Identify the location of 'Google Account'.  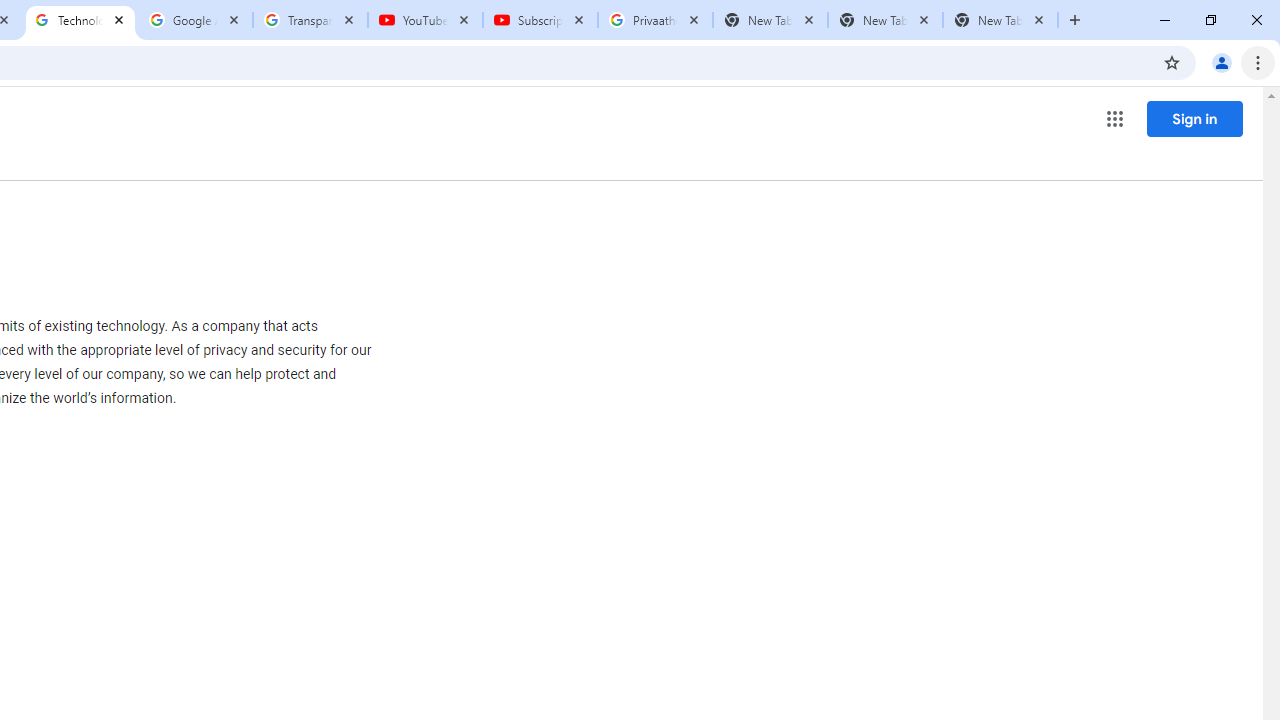
(195, 20).